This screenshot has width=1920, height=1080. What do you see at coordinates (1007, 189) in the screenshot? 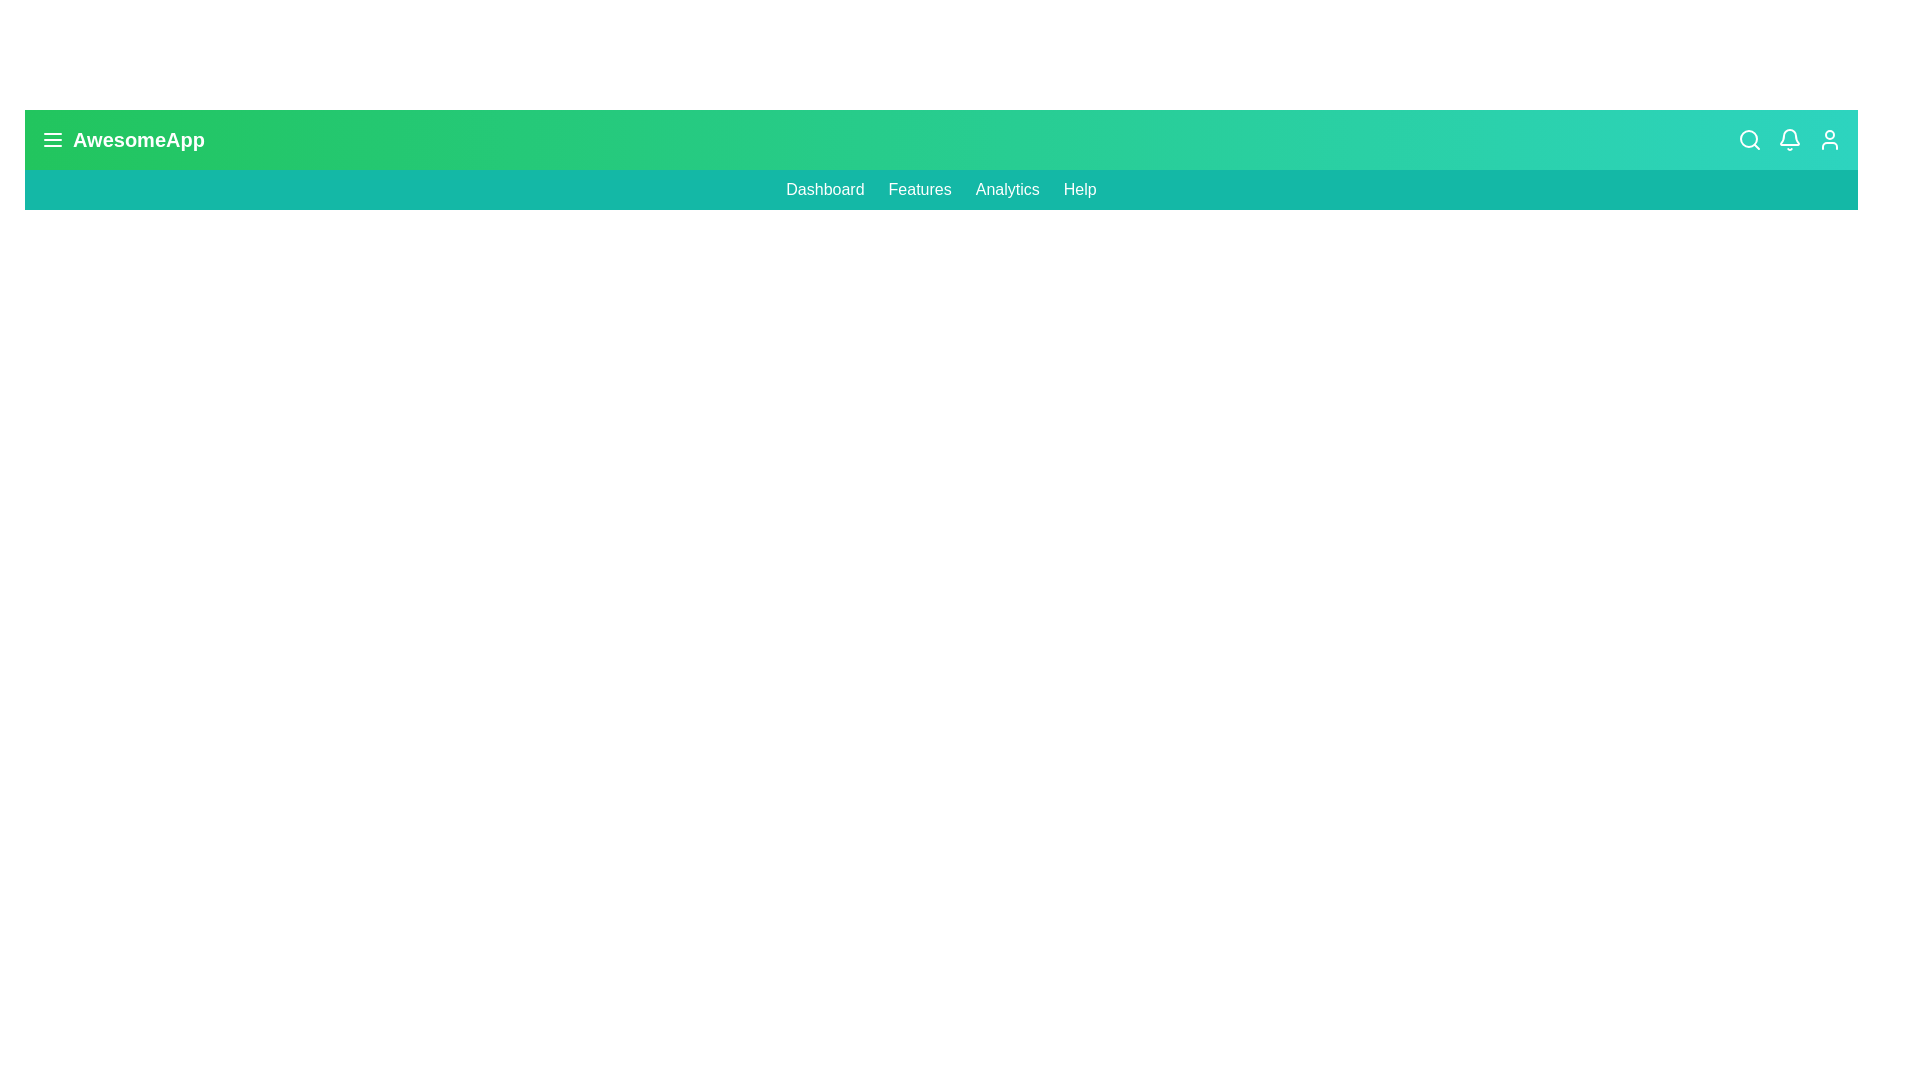
I see `the 'Analytics' link` at bounding box center [1007, 189].